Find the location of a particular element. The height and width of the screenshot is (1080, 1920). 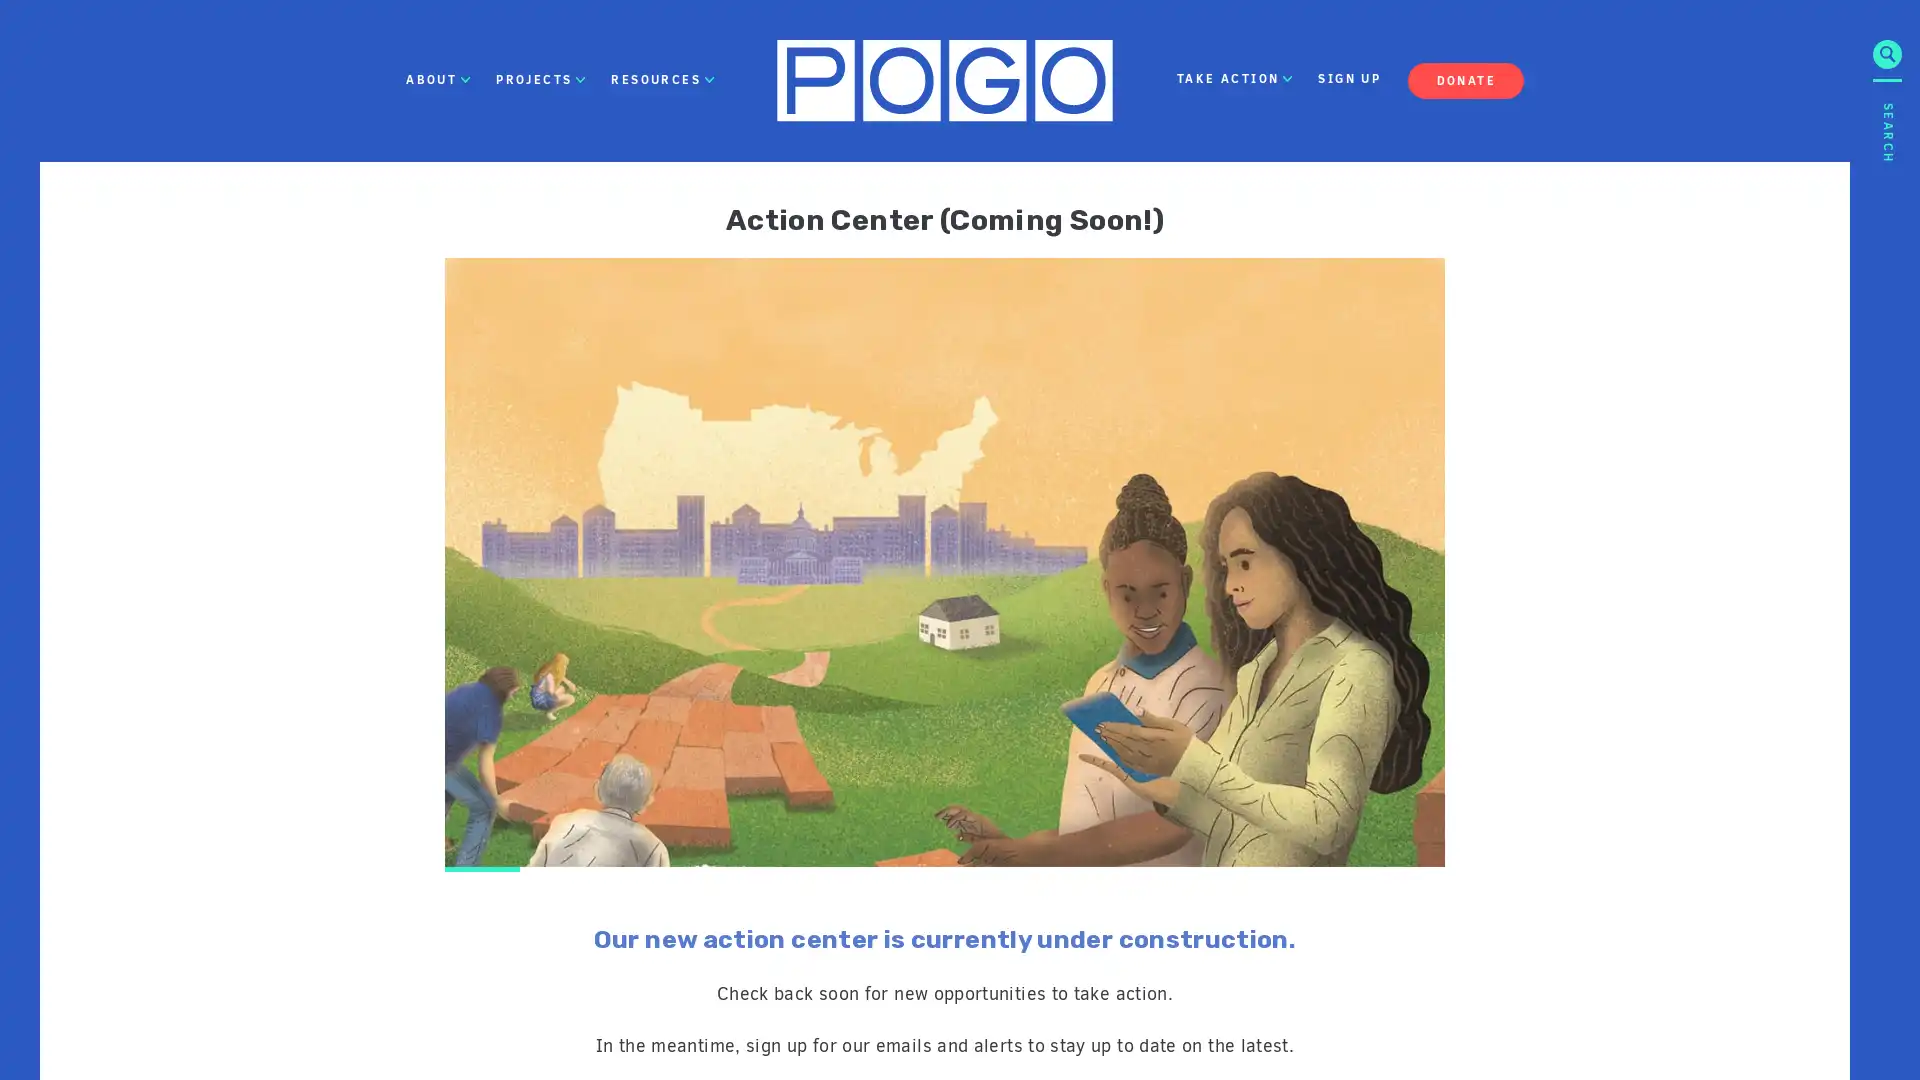

SEARCH is located at coordinates (1886, 274).